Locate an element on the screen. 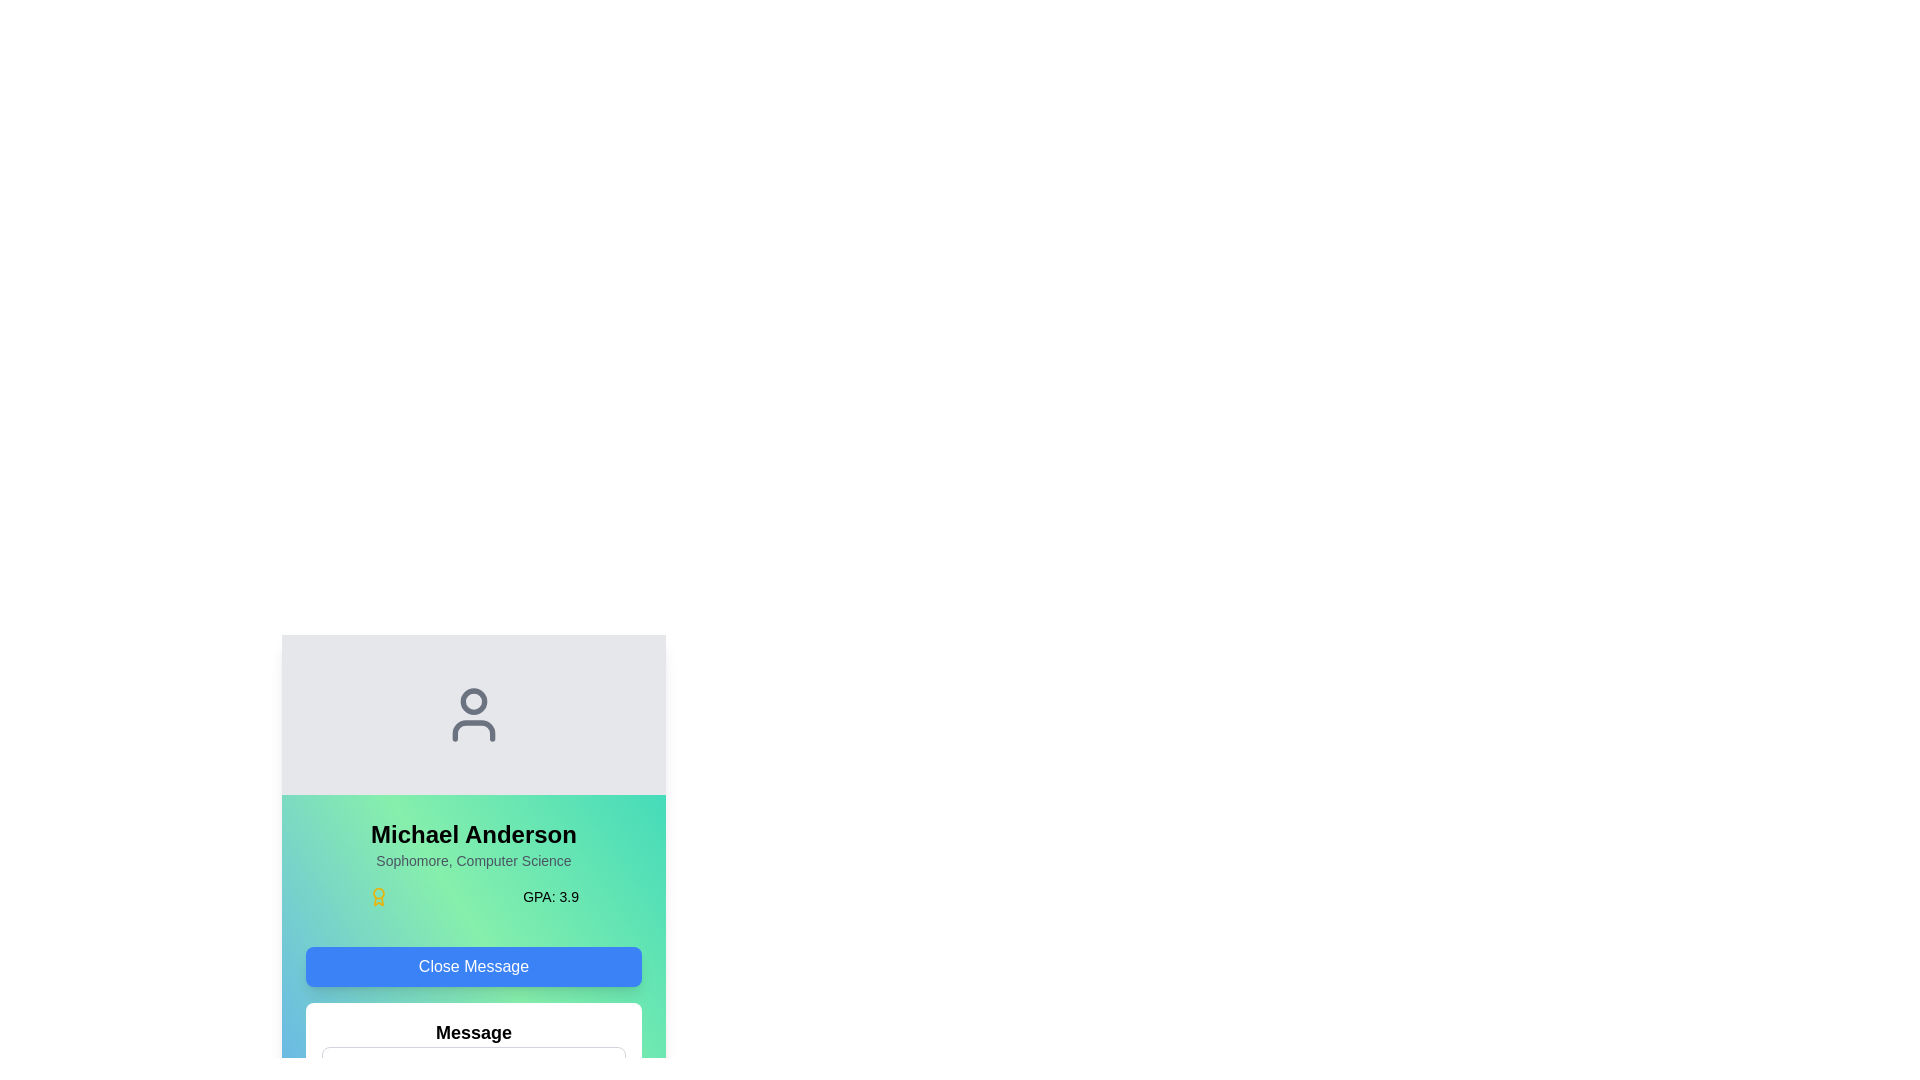  the Text Label that provides academic year and major information, located below the 'Michael Anderson' label and above the 'GPA: 3.9' label is located at coordinates (473, 859).